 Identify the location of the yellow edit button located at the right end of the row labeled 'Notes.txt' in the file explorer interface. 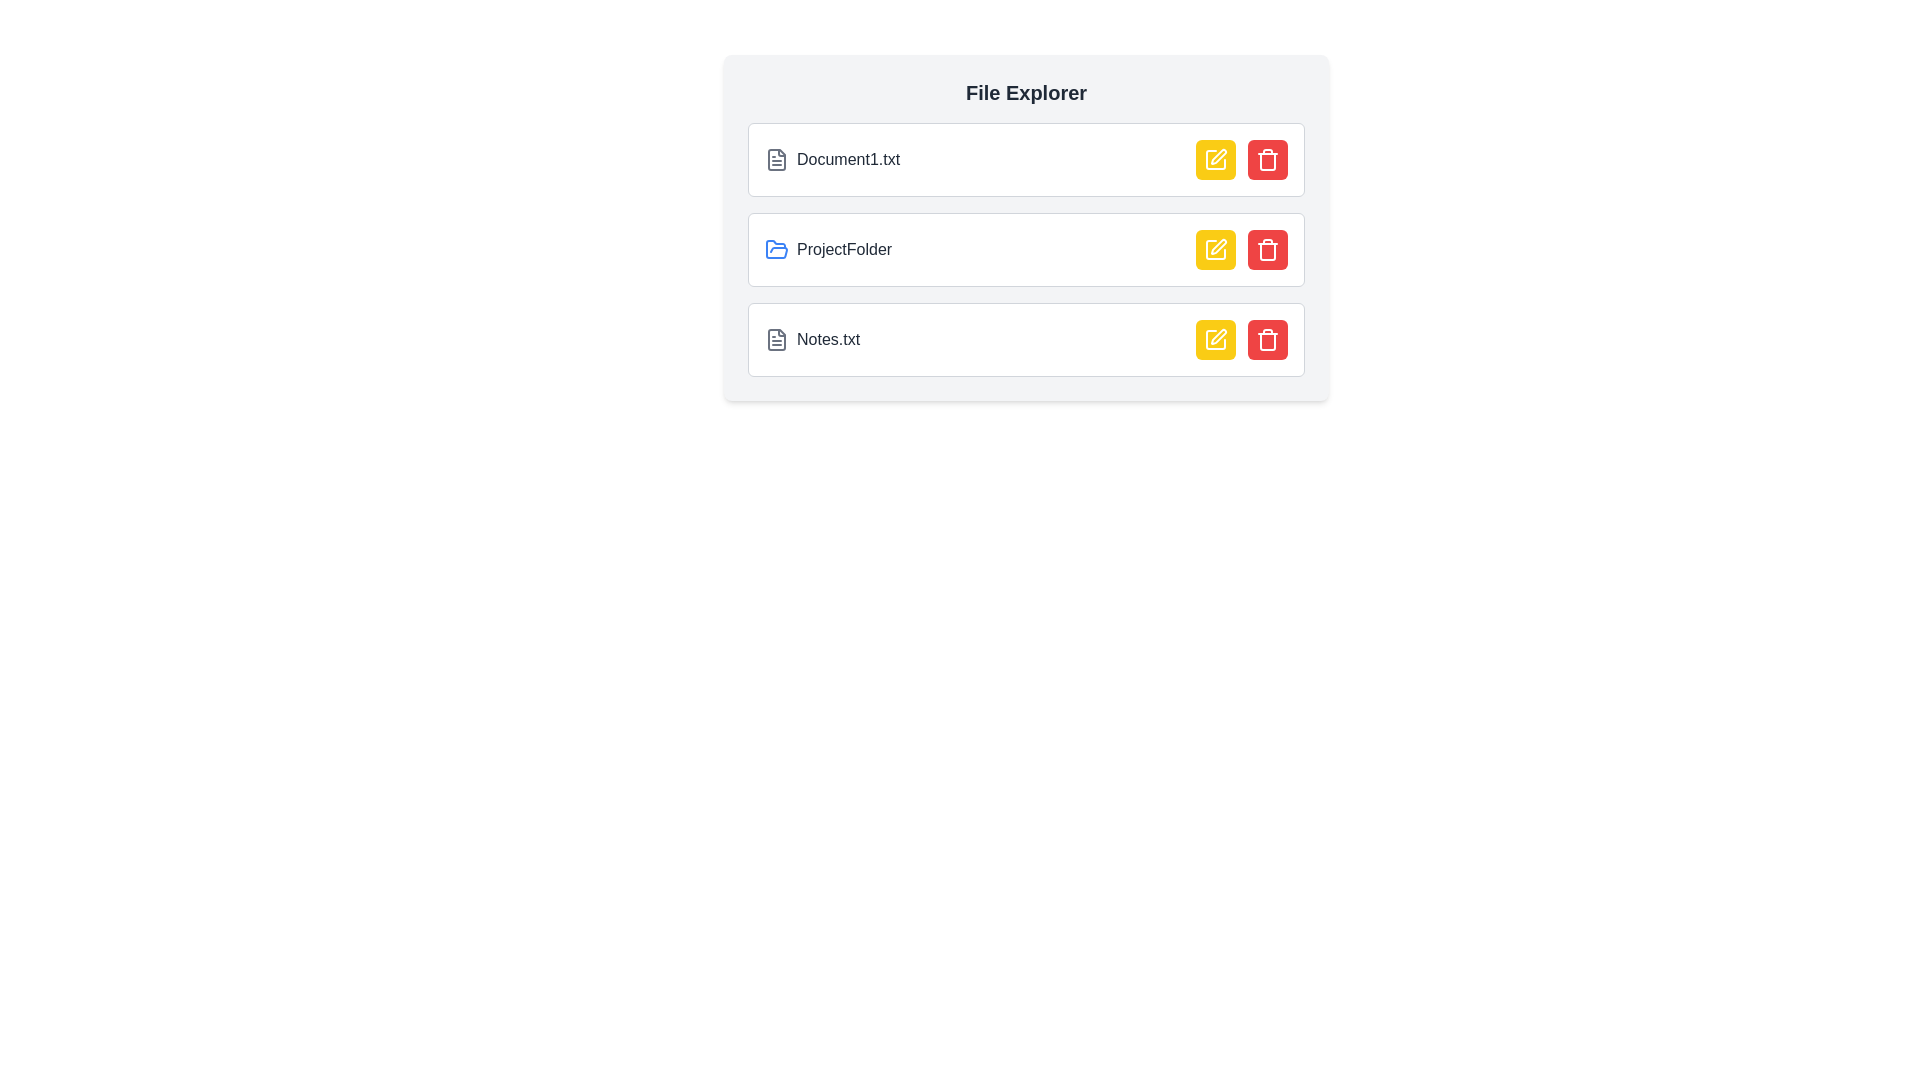
(1241, 338).